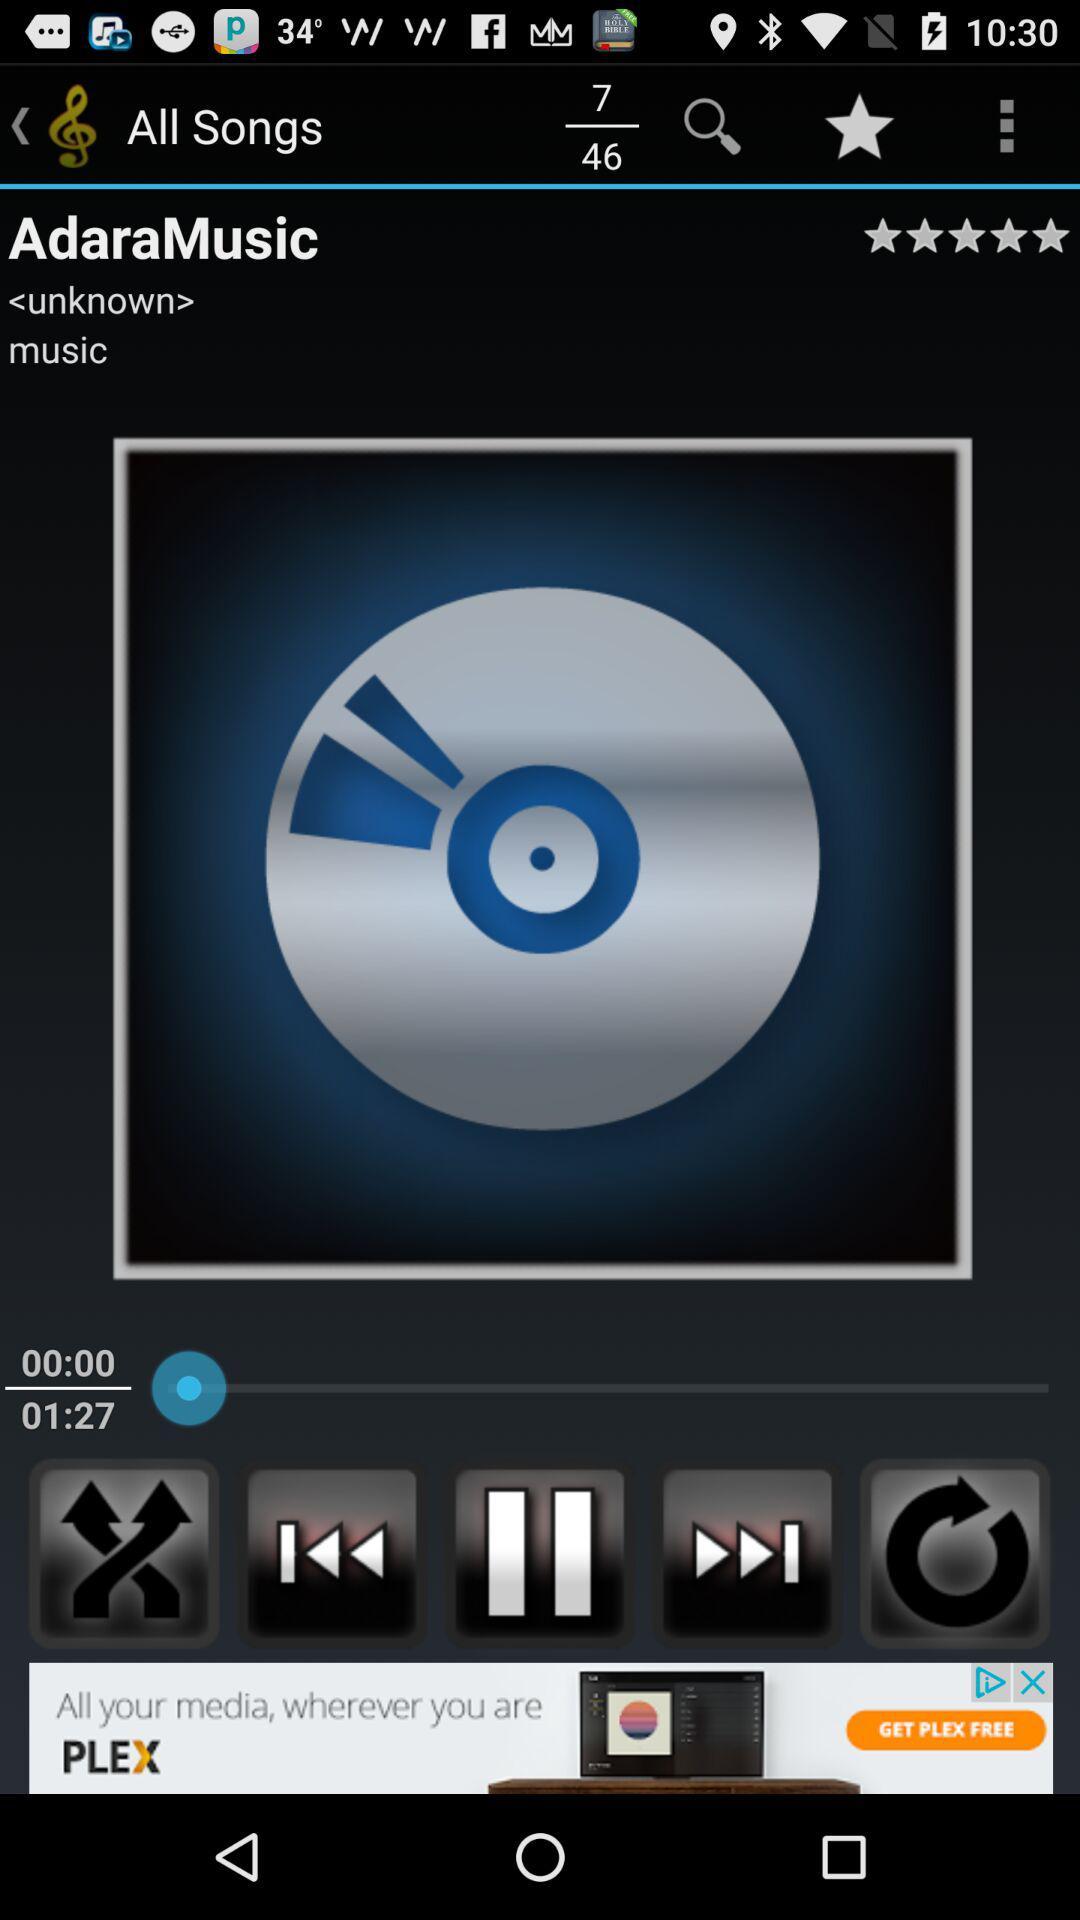 Image resolution: width=1080 pixels, height=1920 pixels. I want to click on the skip_next icon, so click(747, 1662).